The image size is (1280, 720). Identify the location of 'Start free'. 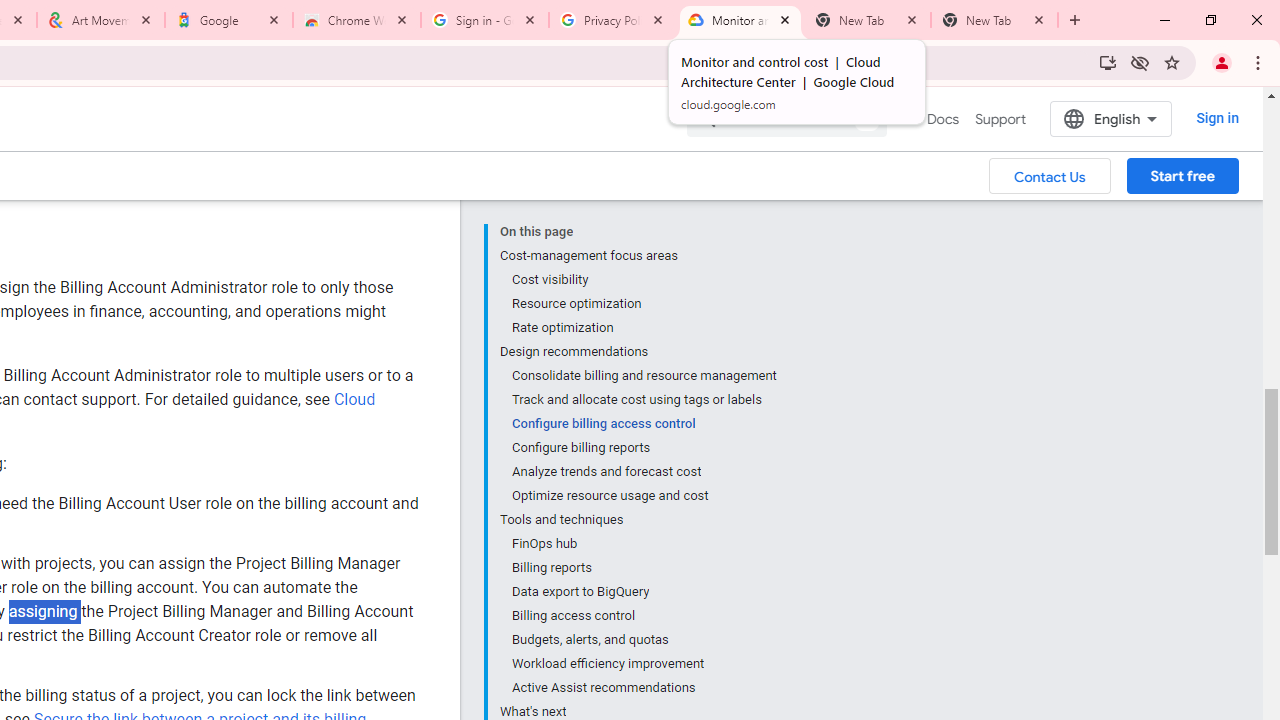
(1182, 174).